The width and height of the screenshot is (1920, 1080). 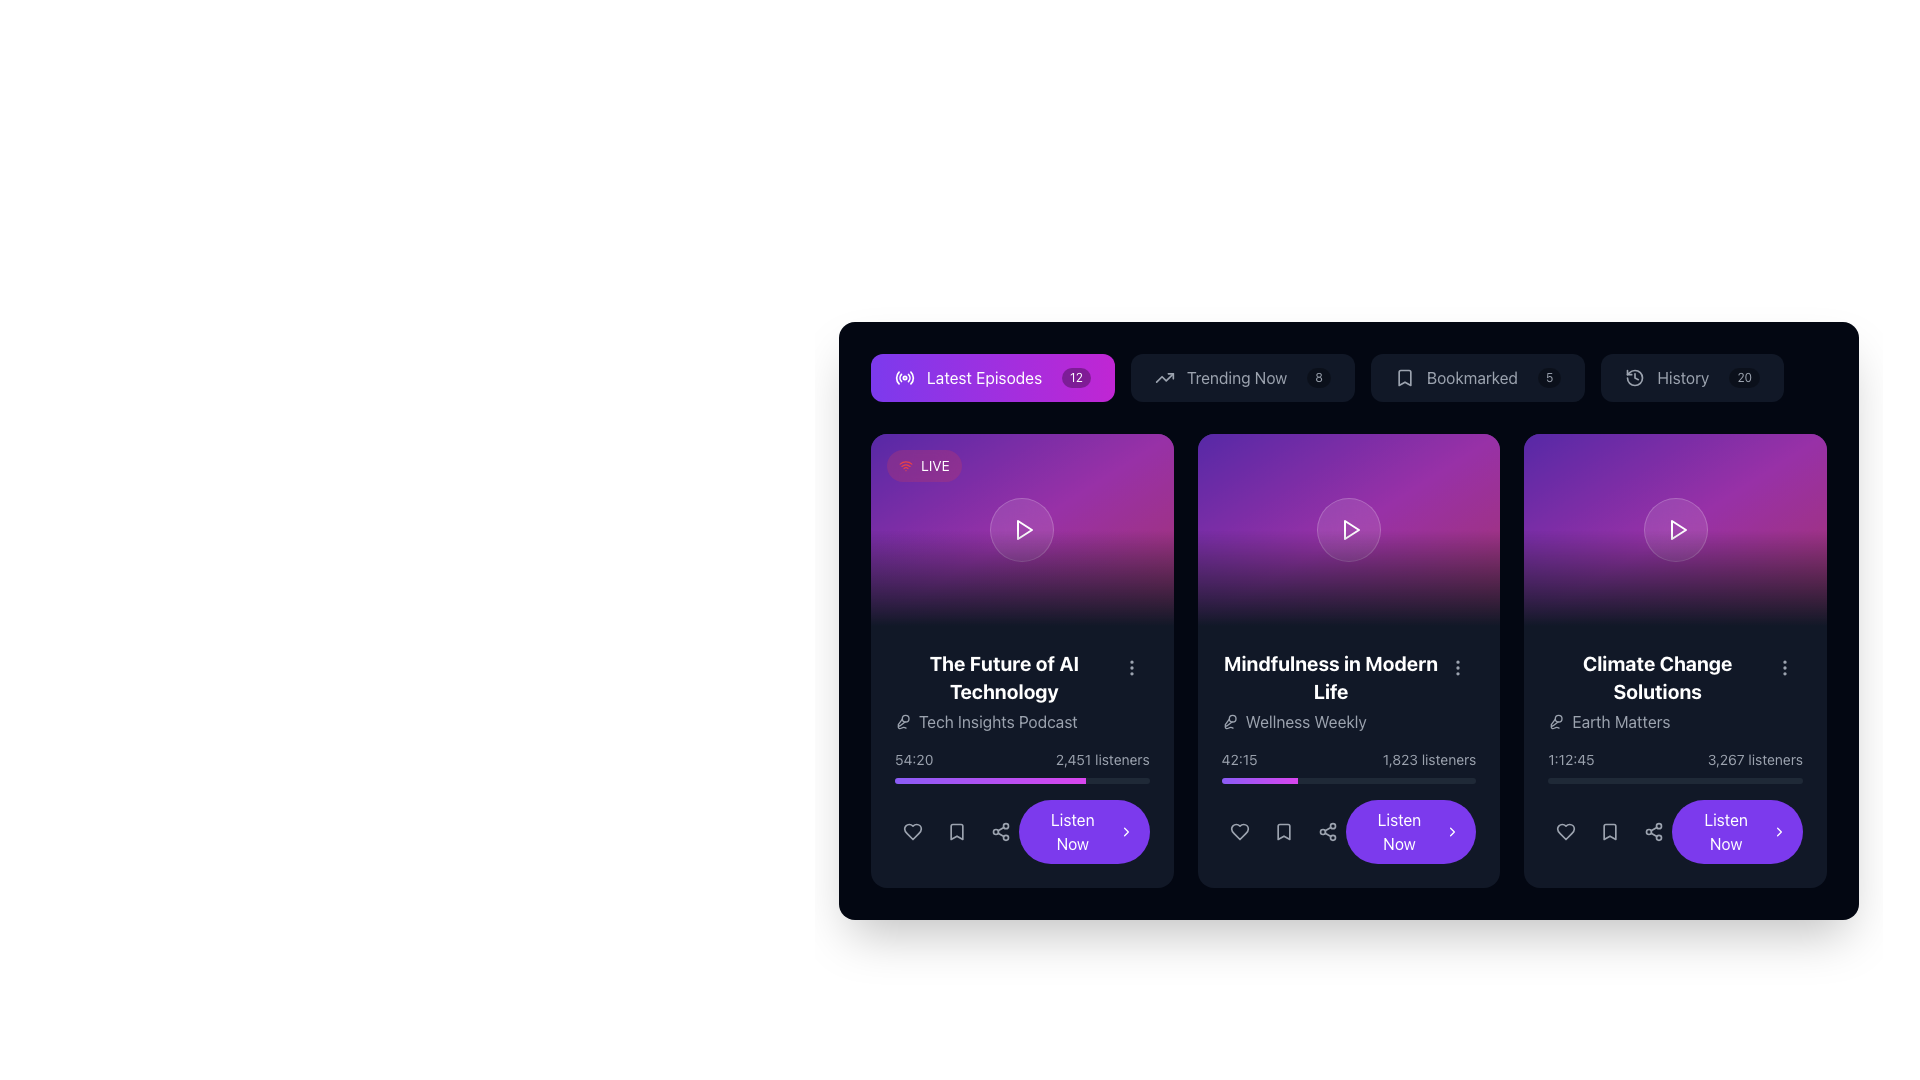 I want to click on the upward-pointing zigzag icon indicating a trend, located in the top-right section of the interface, so click(x=1164, y=378).